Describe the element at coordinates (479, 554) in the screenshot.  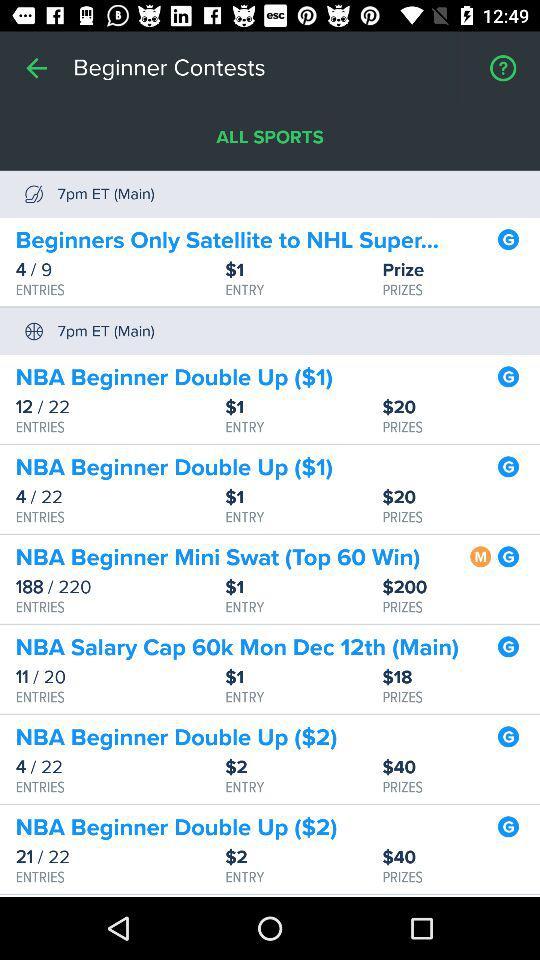
I see `item above the $200 icon` at that location.